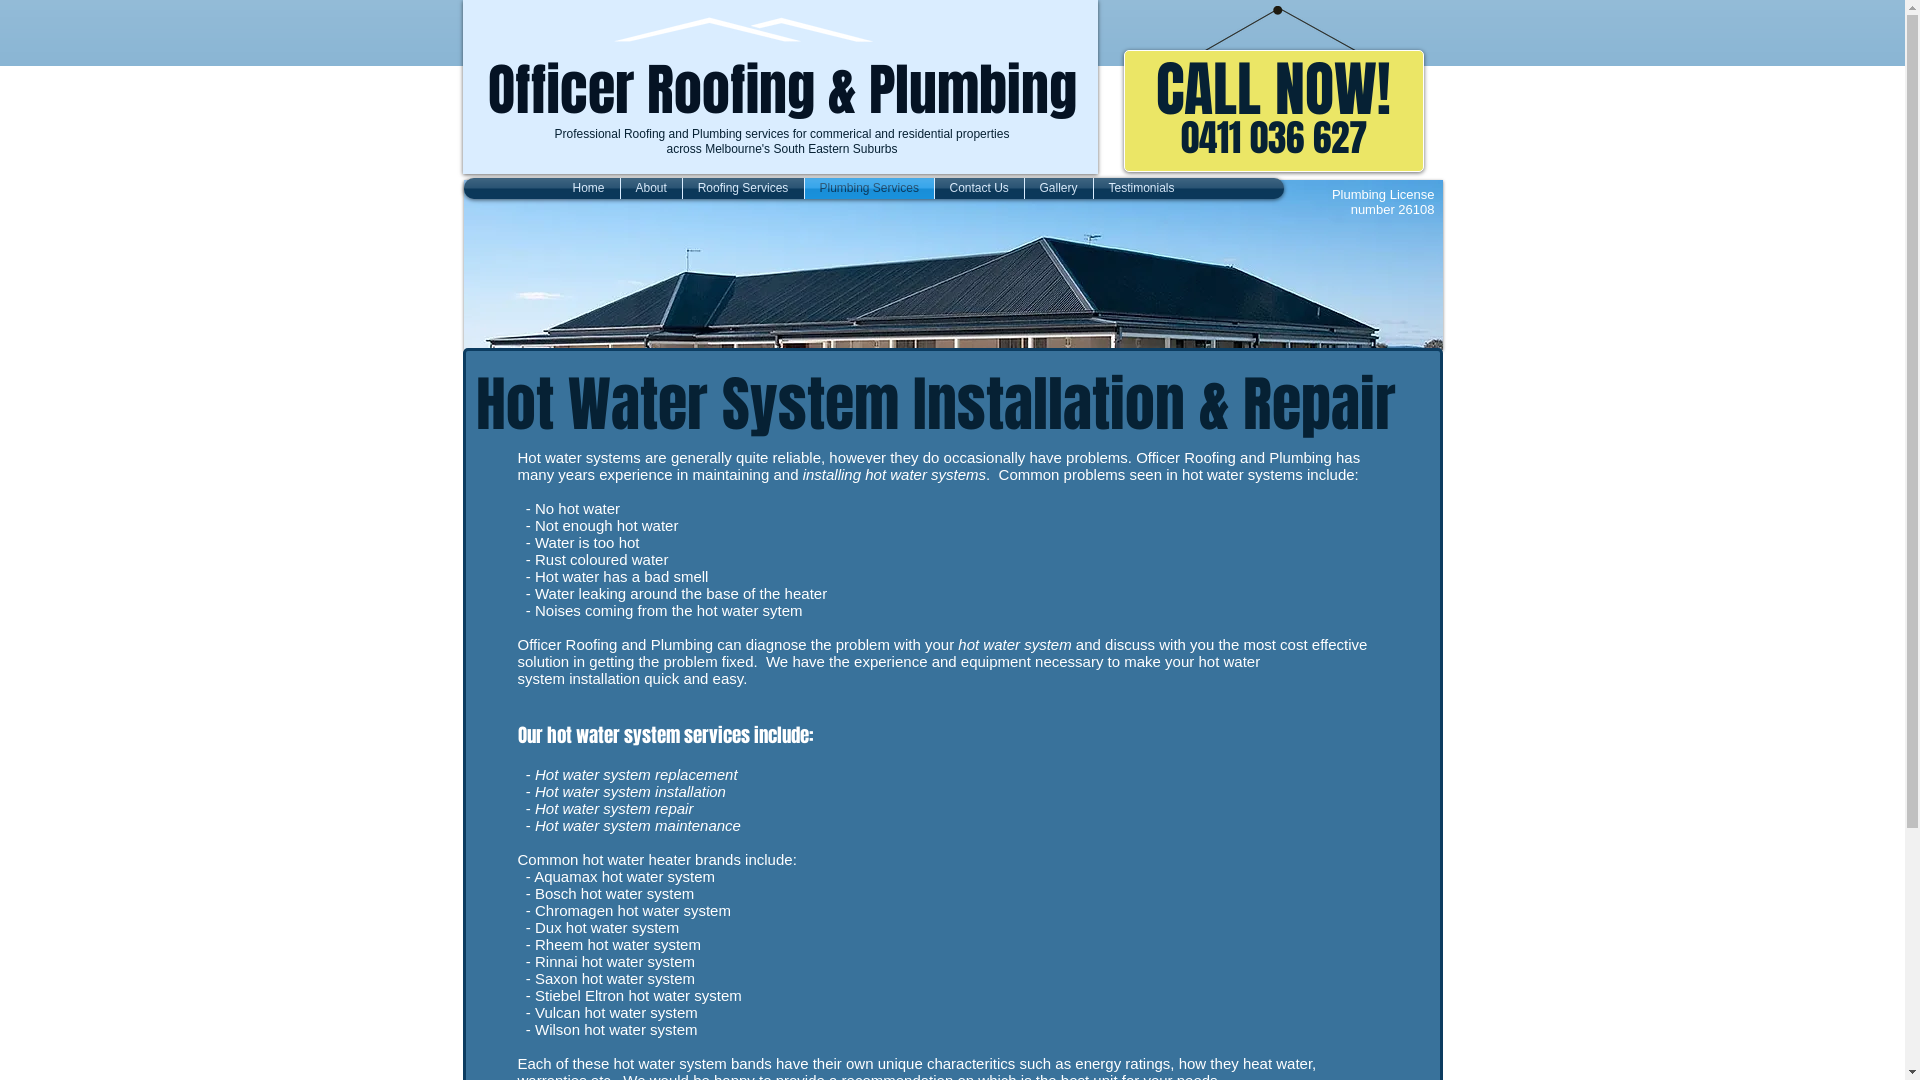 The image size is (1920, 1080). Describe the element at coordinates (588, 188) in the screenshot. I see `'Home'` at that location.